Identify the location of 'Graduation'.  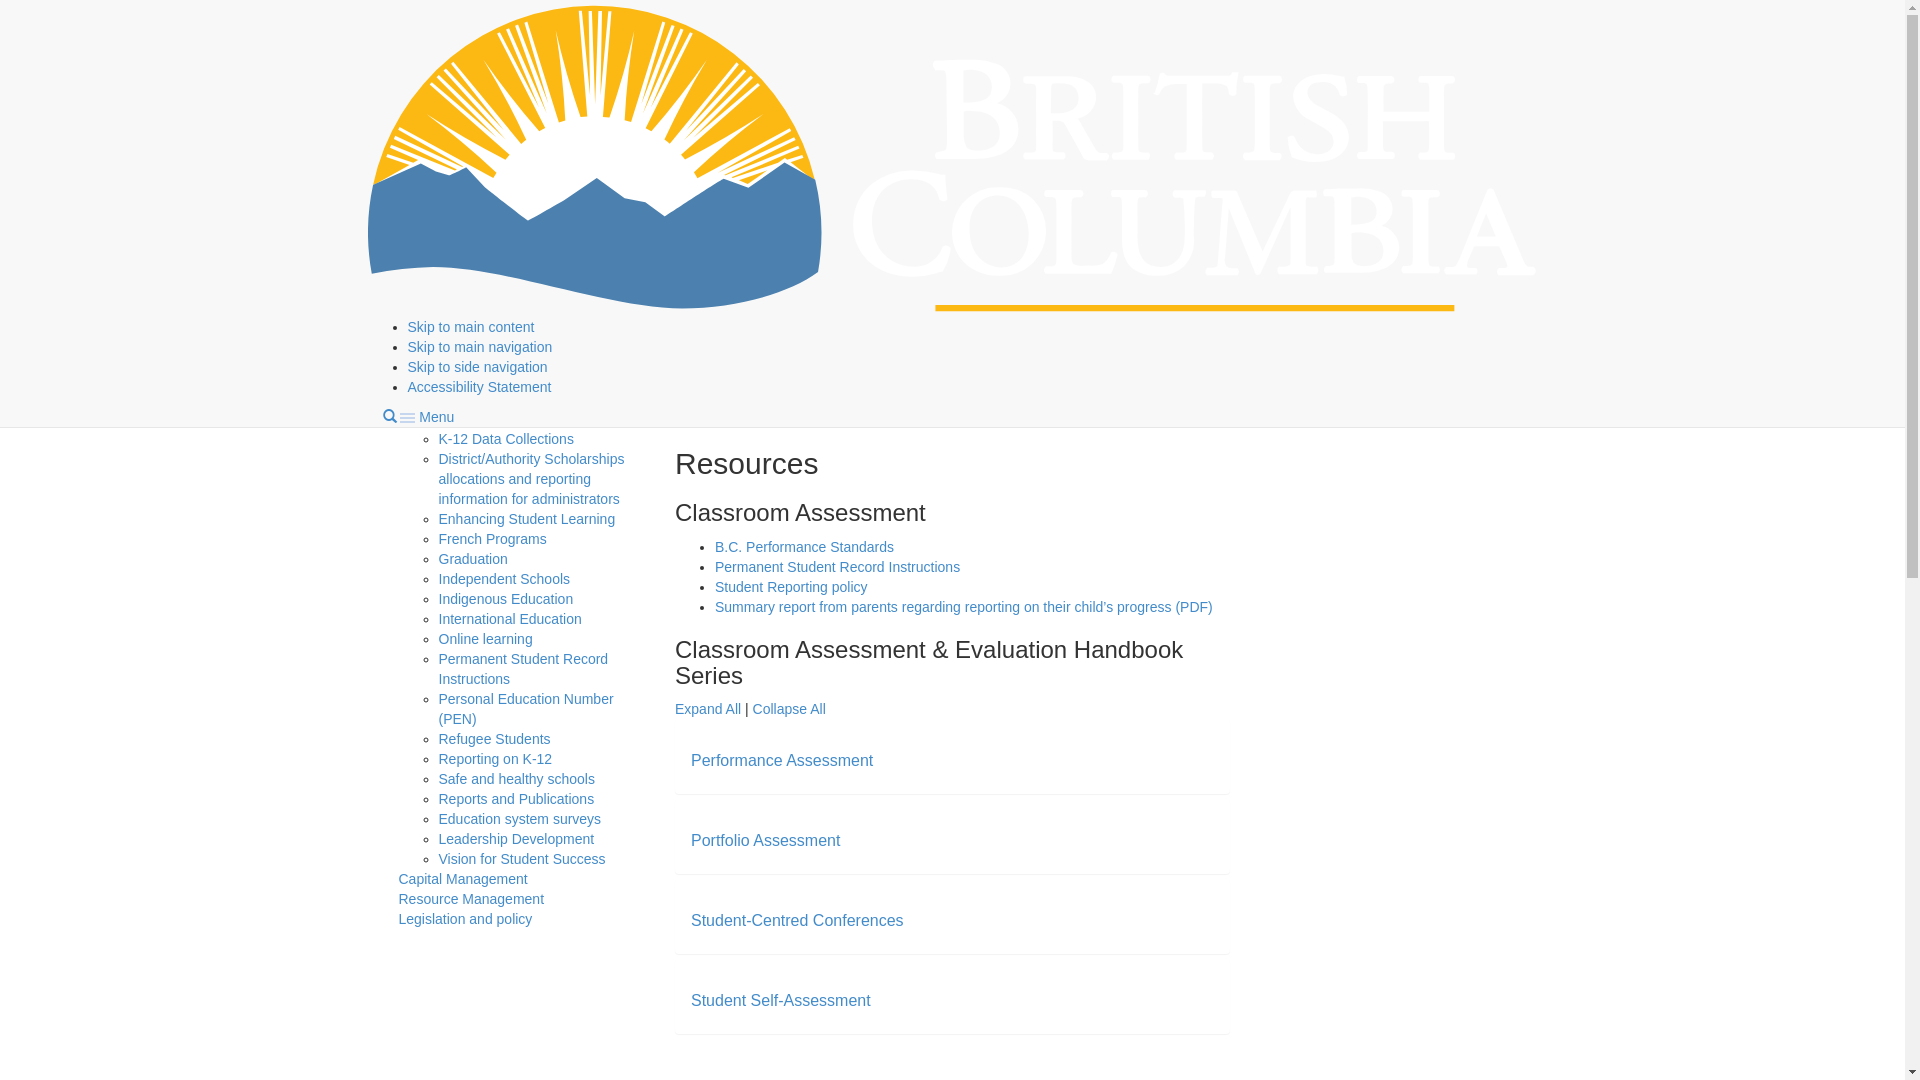
(436, 559).